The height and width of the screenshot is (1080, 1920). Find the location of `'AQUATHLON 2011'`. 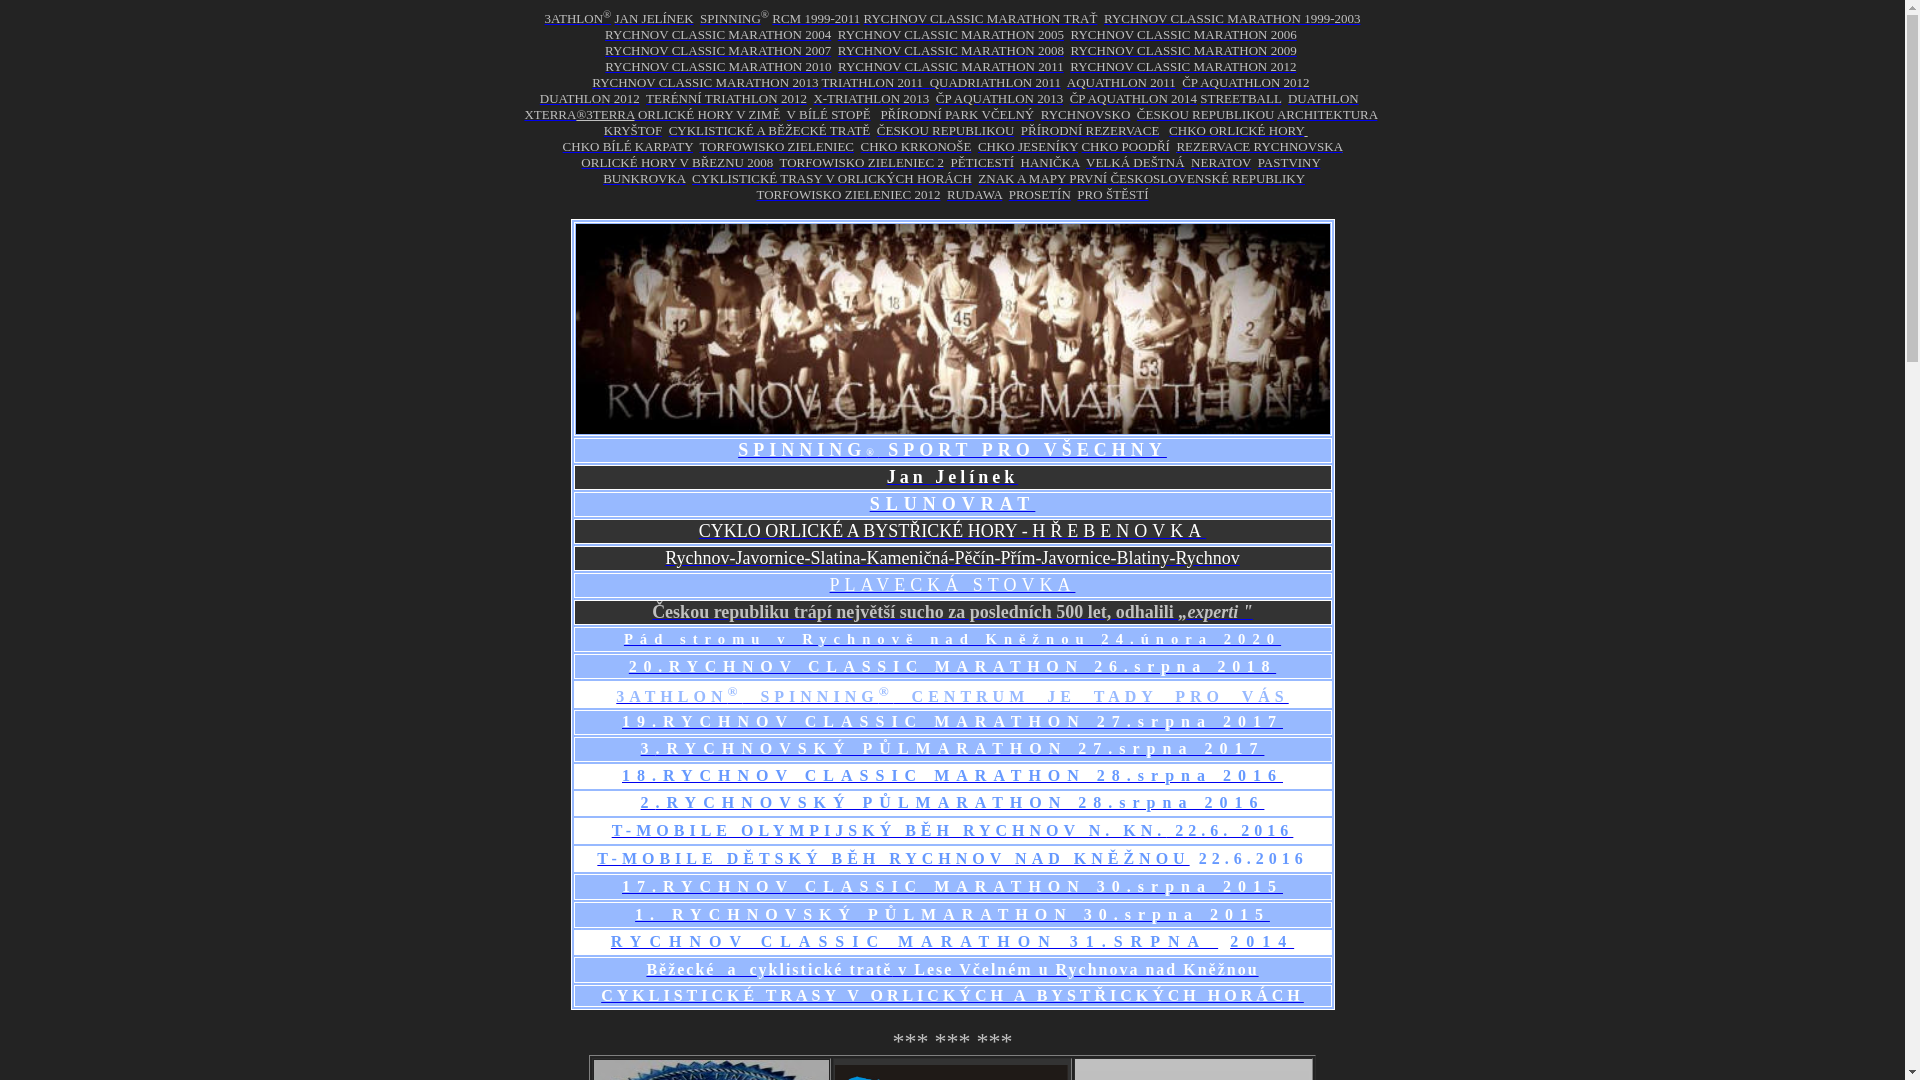

'AQUATHLON 2011' is located at coordinates (1065, 81).